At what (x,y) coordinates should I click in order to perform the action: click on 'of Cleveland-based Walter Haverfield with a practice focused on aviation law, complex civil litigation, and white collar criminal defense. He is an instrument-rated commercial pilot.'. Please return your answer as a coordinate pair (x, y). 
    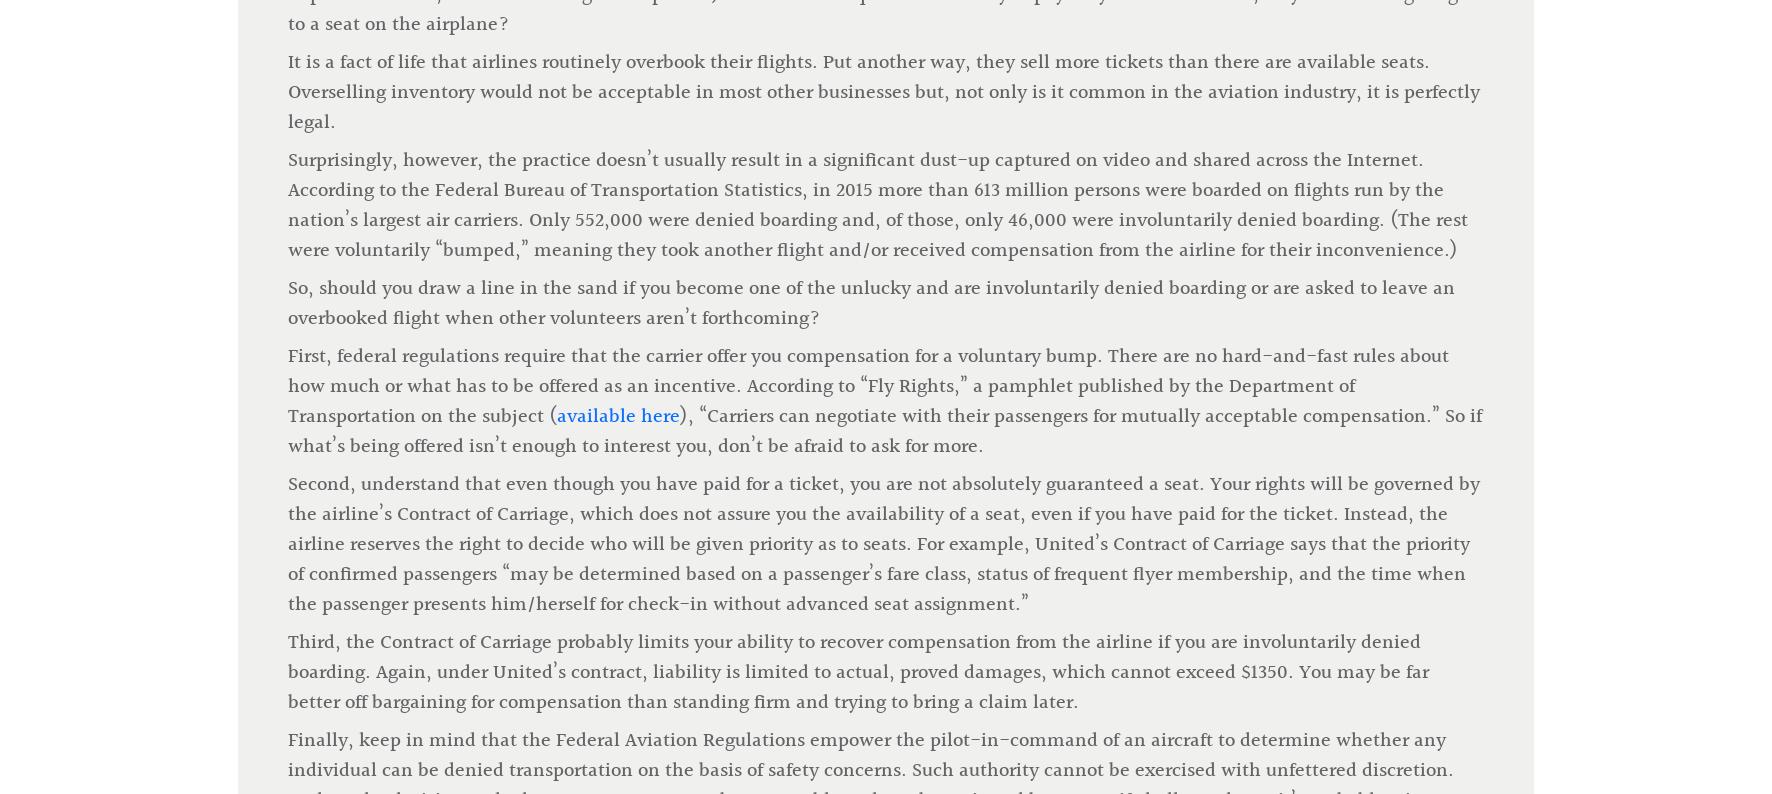
    Looking at the image, I should click on (867, 648).